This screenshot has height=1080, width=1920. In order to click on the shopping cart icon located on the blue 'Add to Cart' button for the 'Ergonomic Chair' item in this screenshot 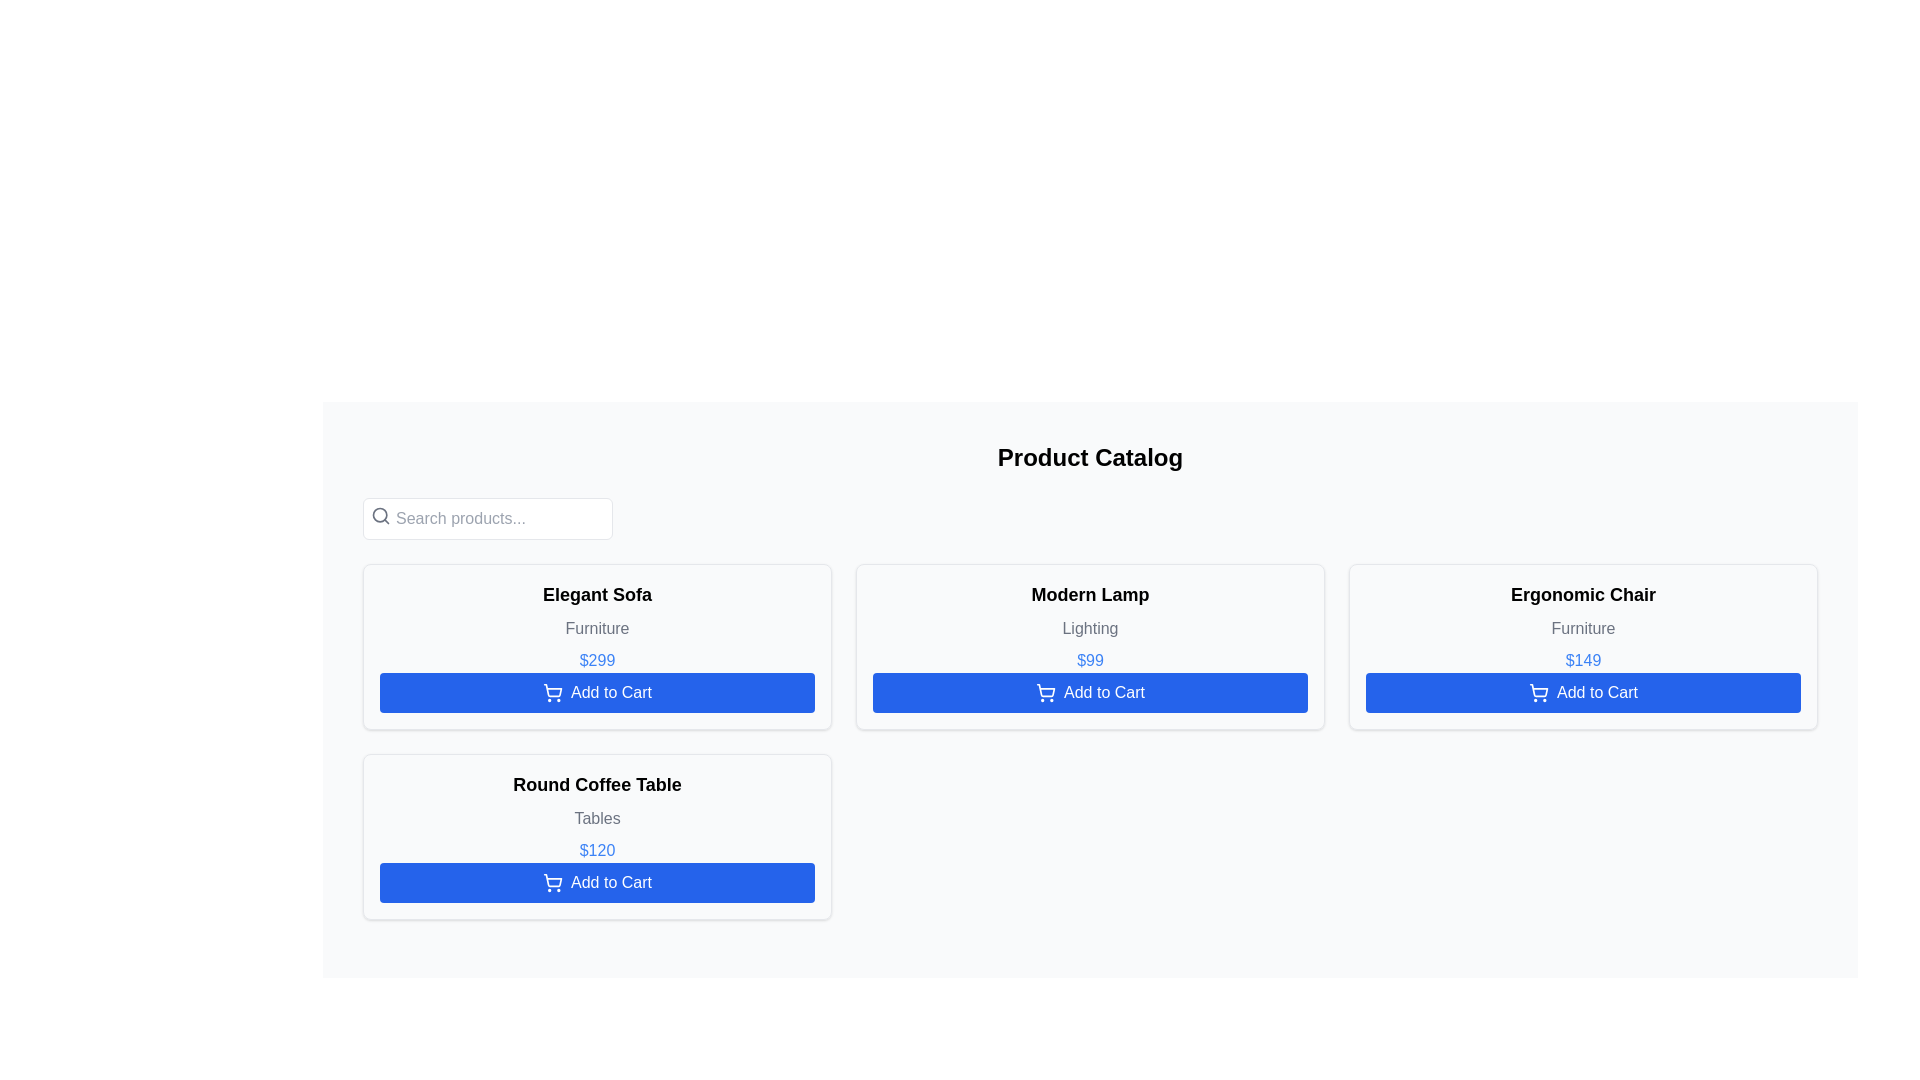, I will do `click(1538, 692)`.